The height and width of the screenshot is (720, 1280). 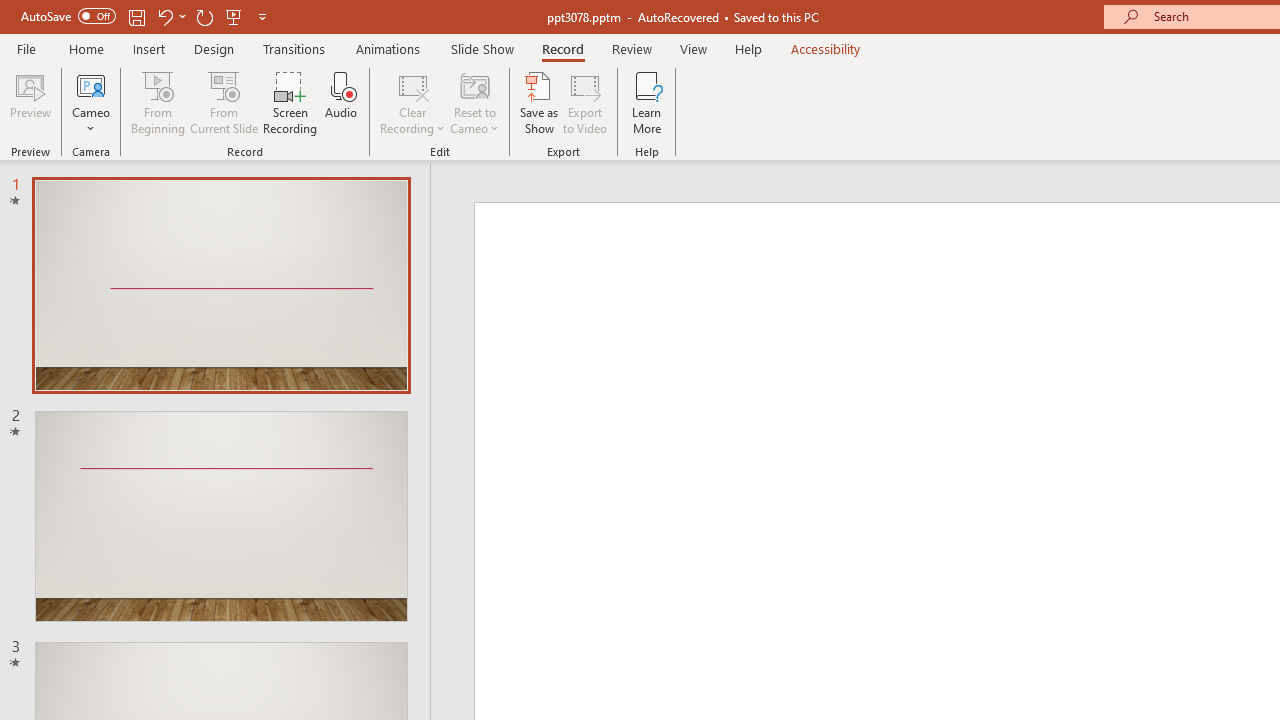 I want to click on 'Export to Video', so click(x=584, y=103).